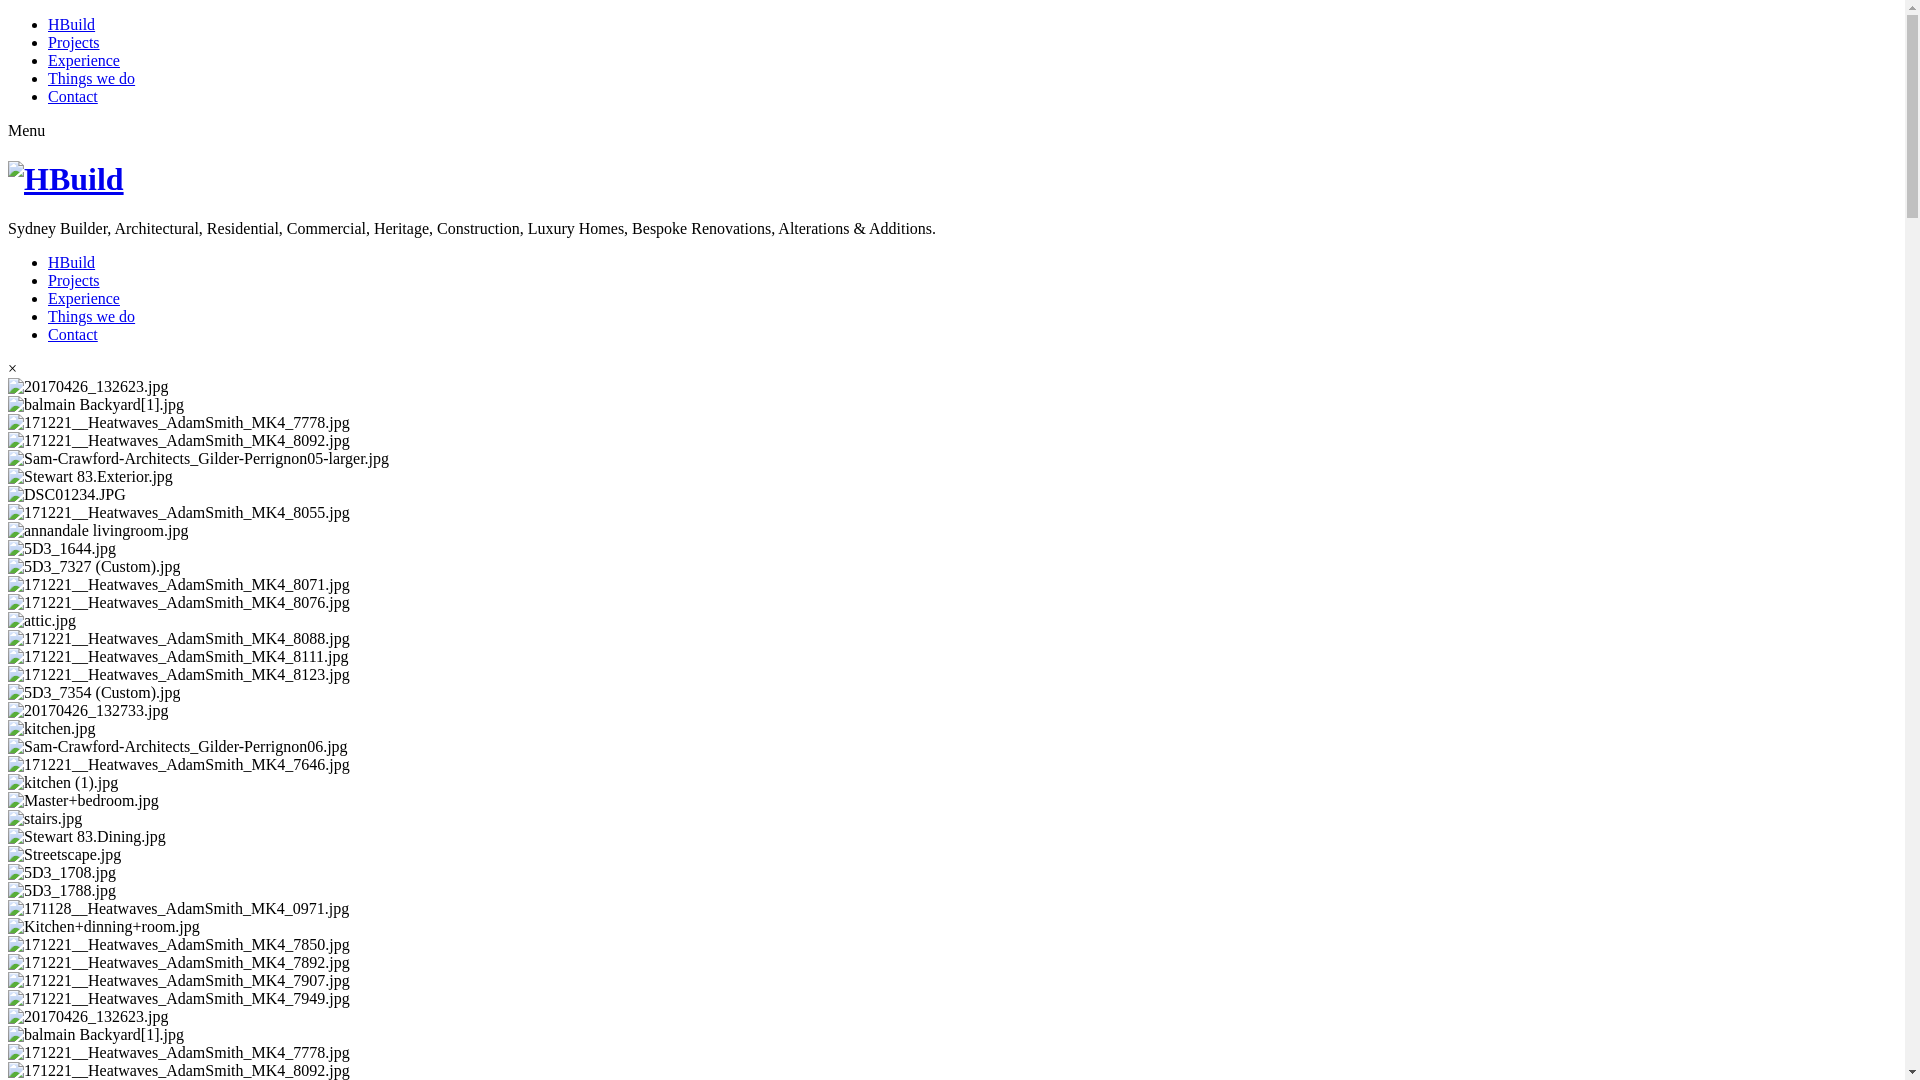 Image resolution: width=1920 pixels, height=1080 pixels. What do you see at coordinates (71, 24) in the screenshot?
I see `'HBuild'` at bounding box center [71, 24].